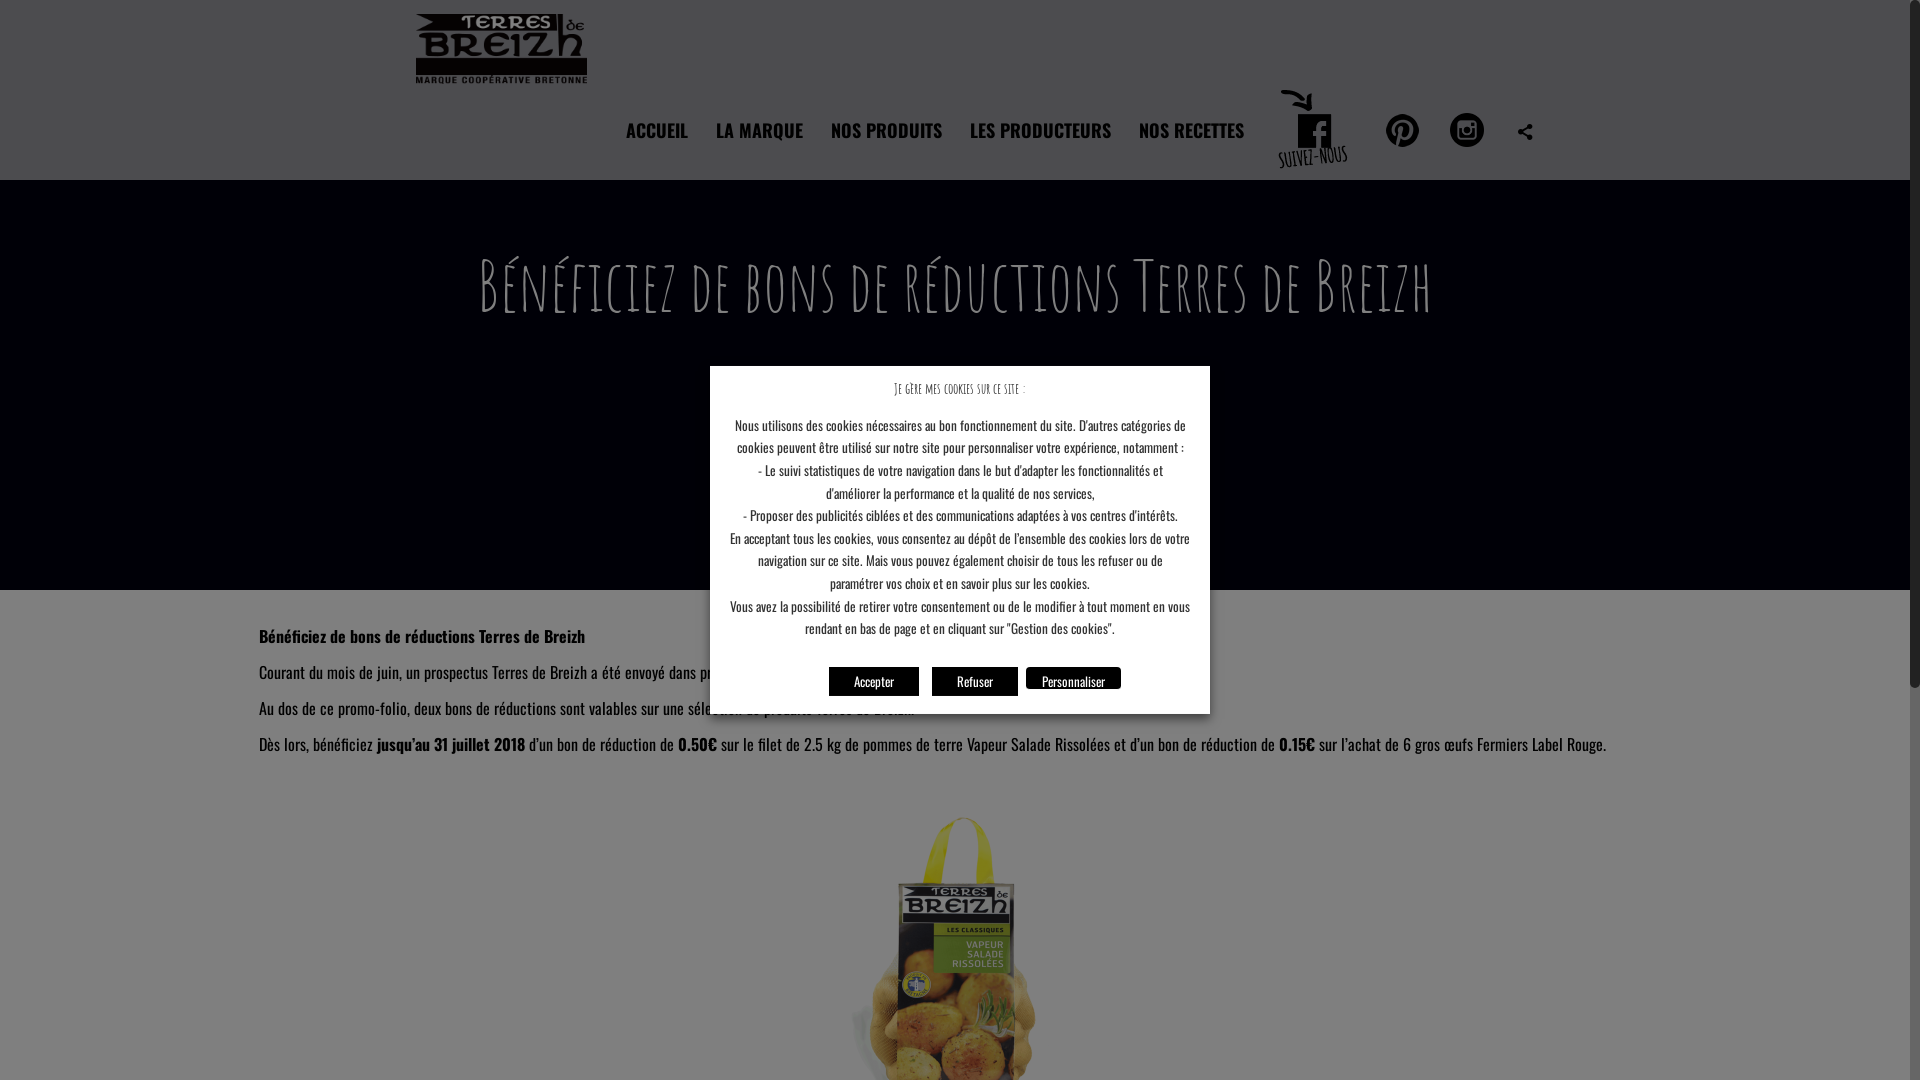  Describe the element at coordinates (501, 39) in the screenshot. I see `'Terres de Breizh'` at that location.